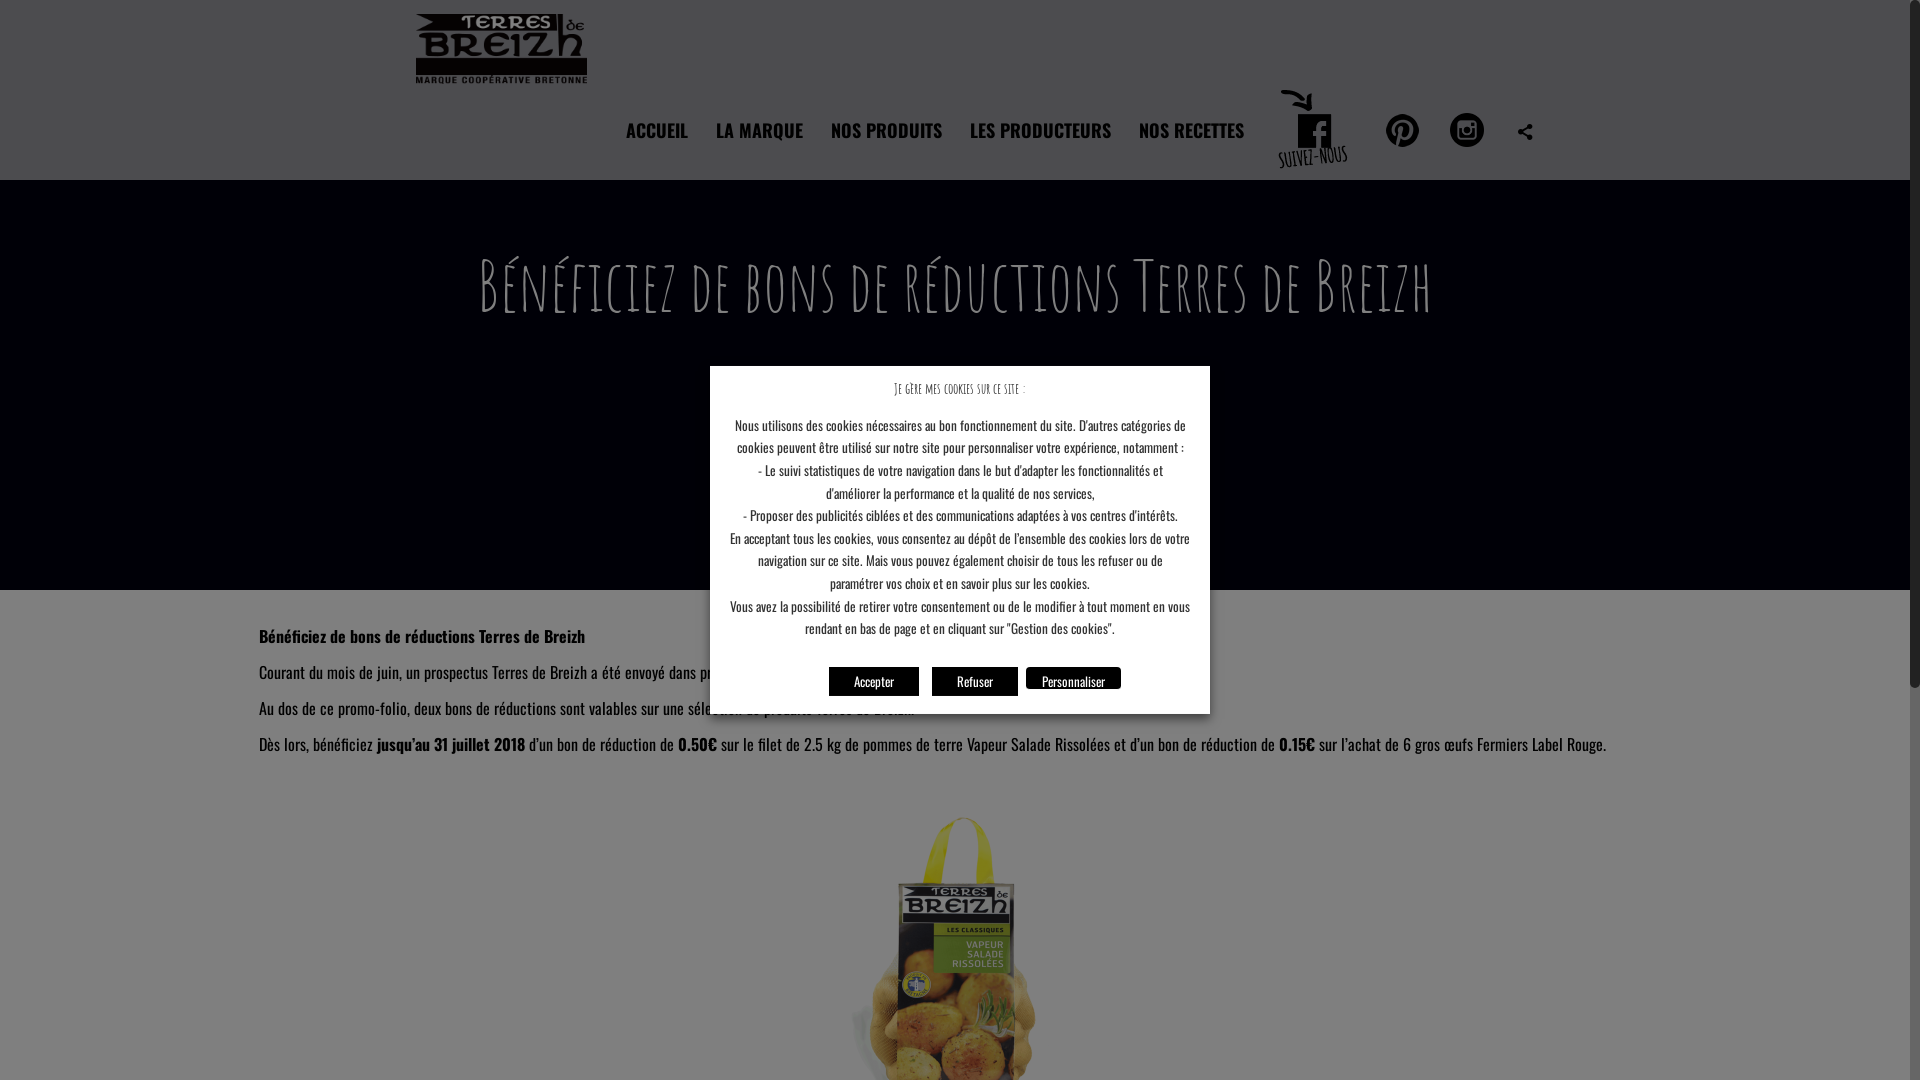  Describe the element at coordinates (501, 39) in the screenshot. I see `'Terres de Breizh'` at that location.